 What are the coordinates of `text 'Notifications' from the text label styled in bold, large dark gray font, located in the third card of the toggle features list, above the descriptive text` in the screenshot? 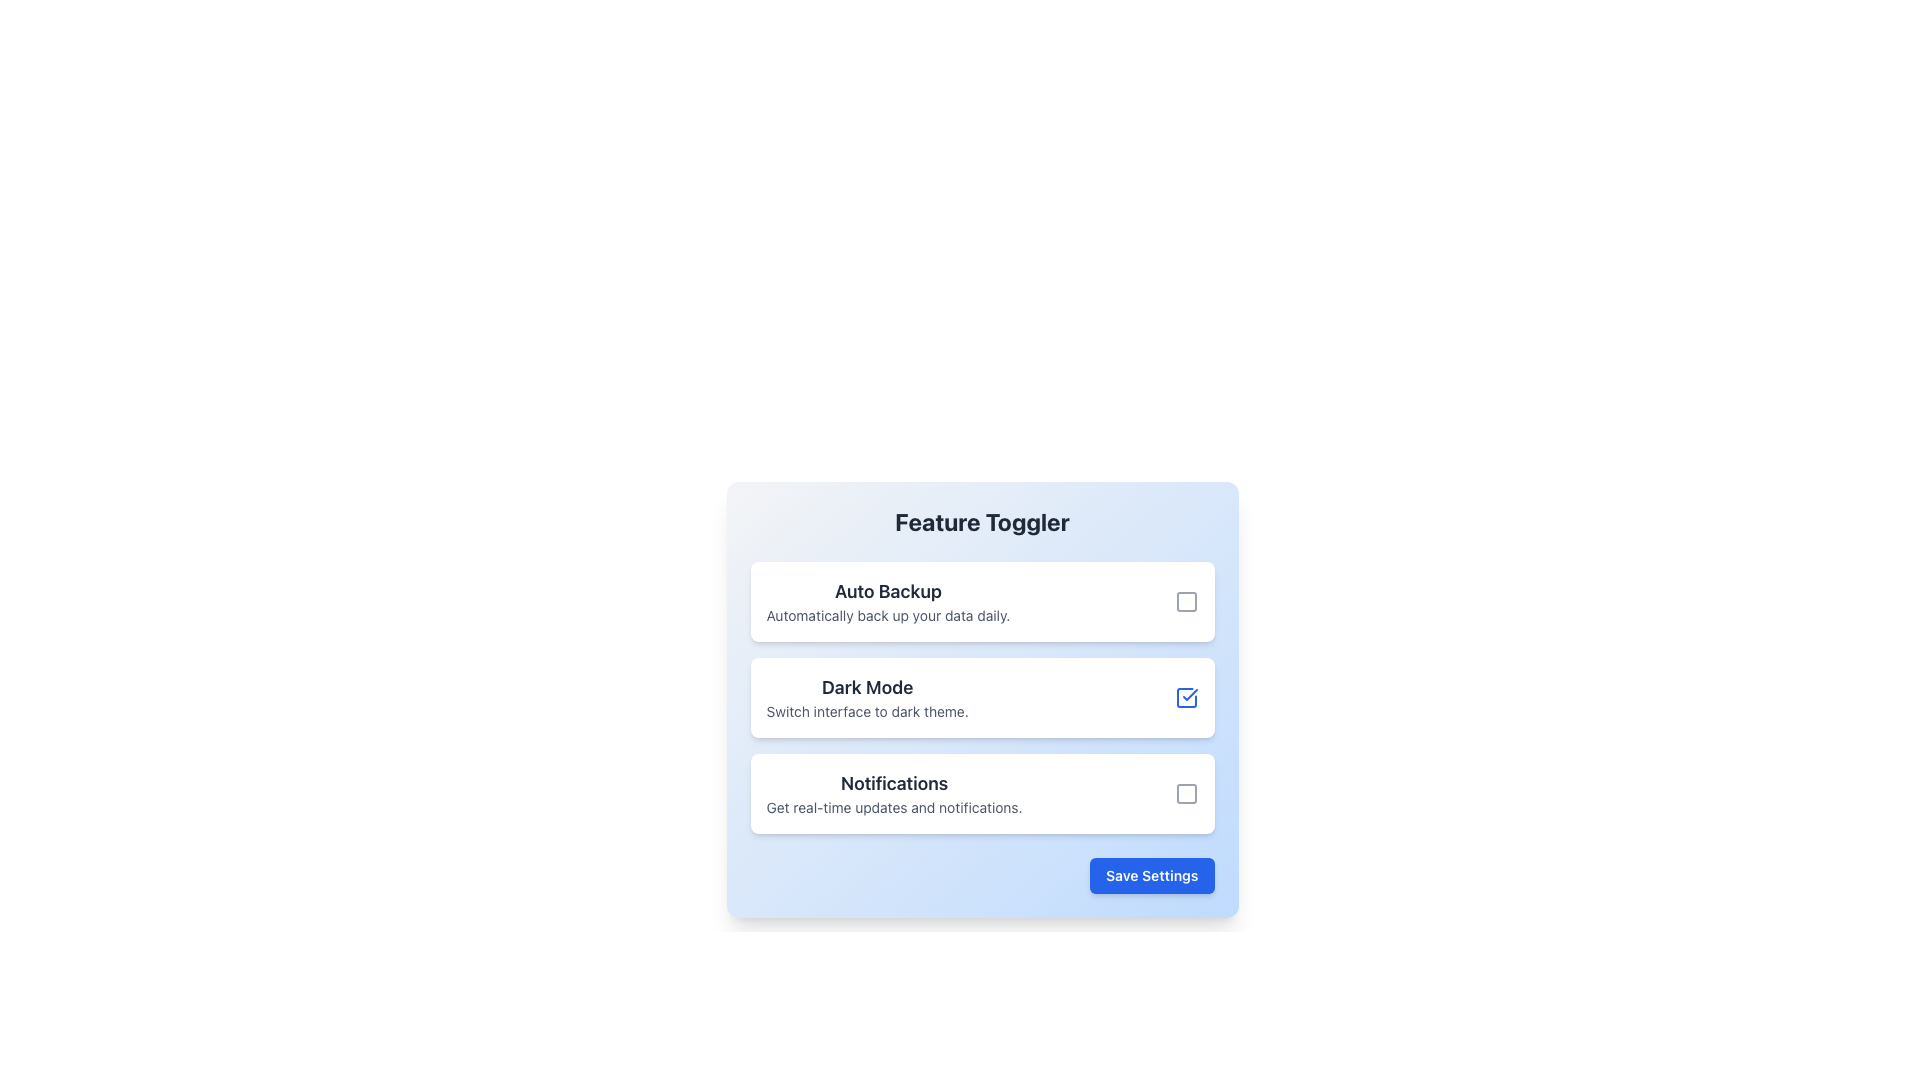 It's located at (893, 782).